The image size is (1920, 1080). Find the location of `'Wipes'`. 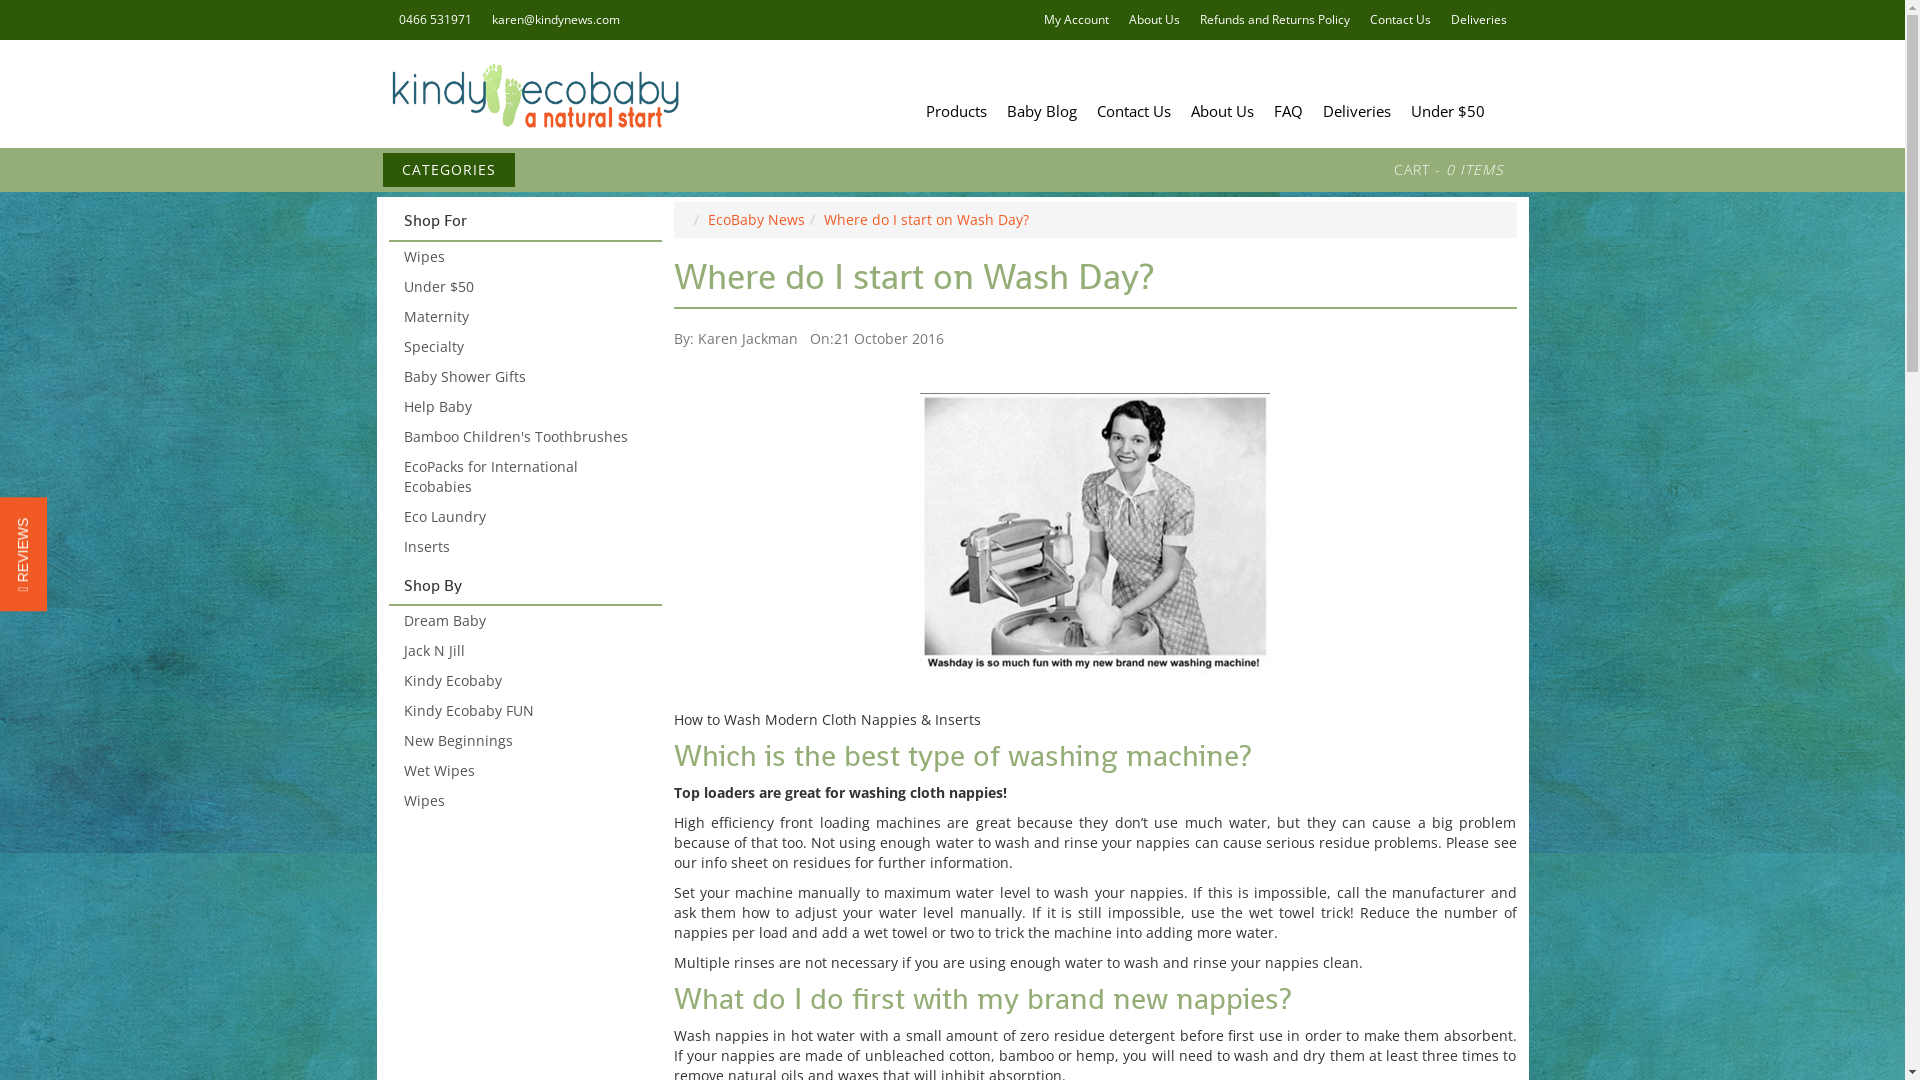

'Wipes' is located at coordinates (388, 800).